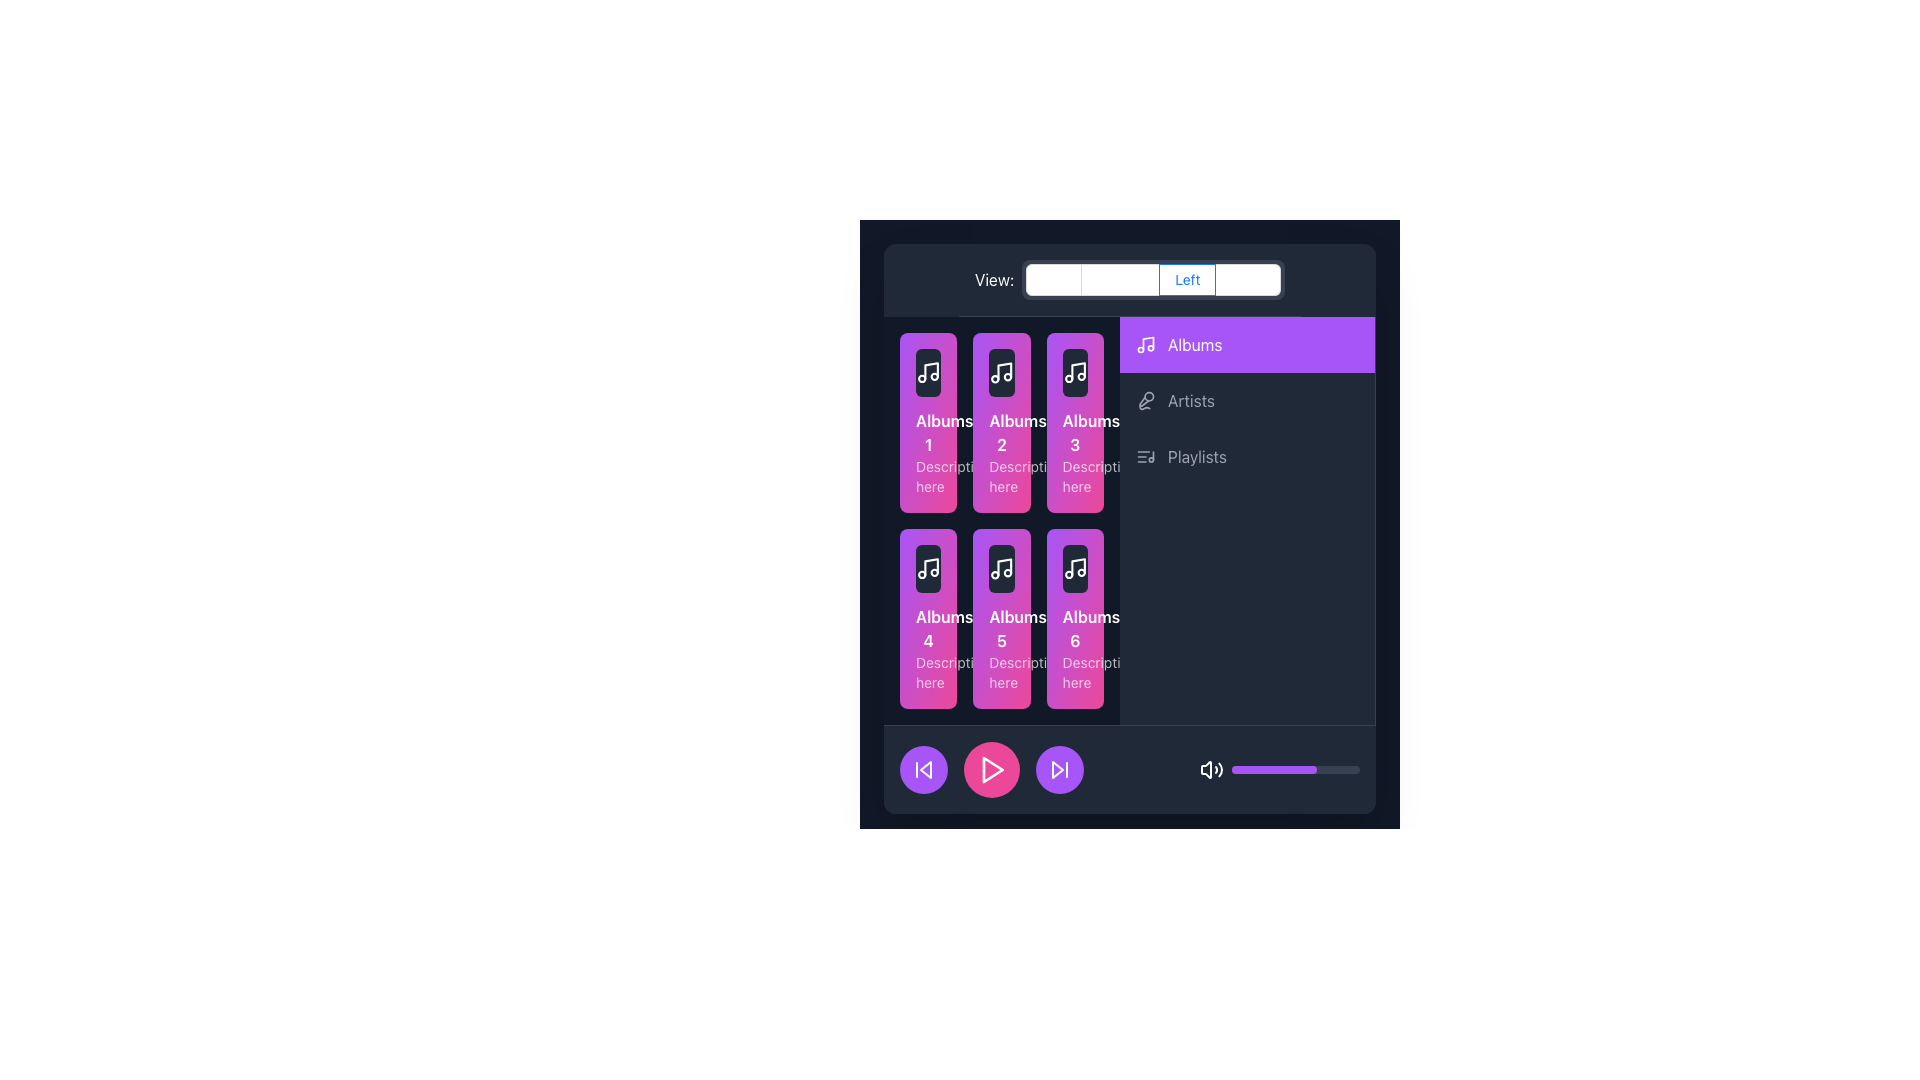 The image size is (1920, 1080). I want to click on the navigation button located at the top of the vertical menu on the left side of the interface, so click(1246, 343).